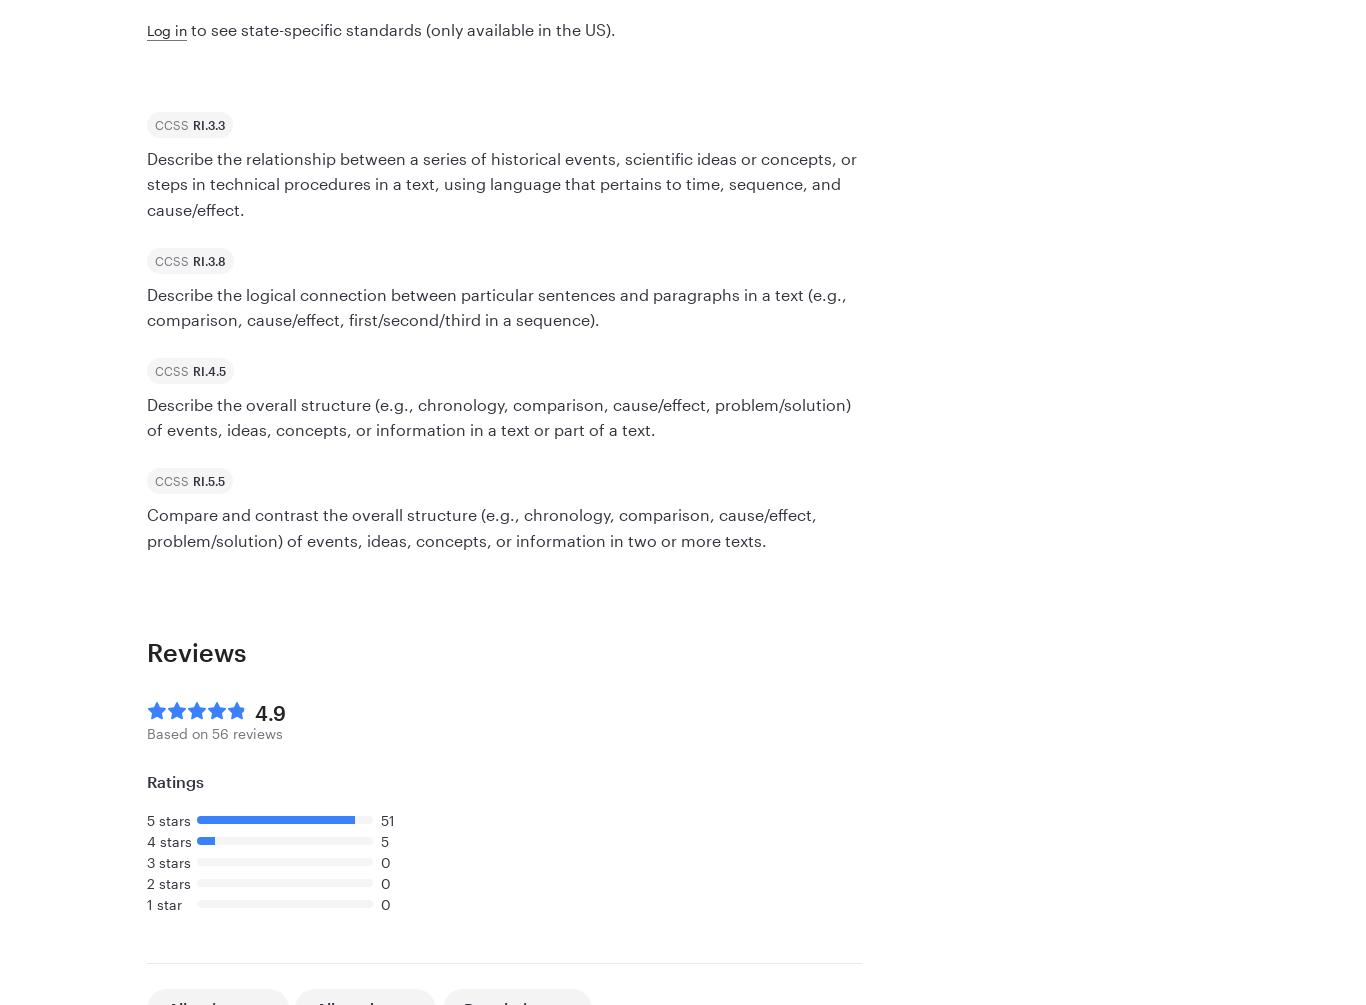 This screenshot has width=1366, height=1005. What do you see at coordinates (207, 124) in the screenshot?
I see `'RI.3.3'` at bounding box center [207, 124].